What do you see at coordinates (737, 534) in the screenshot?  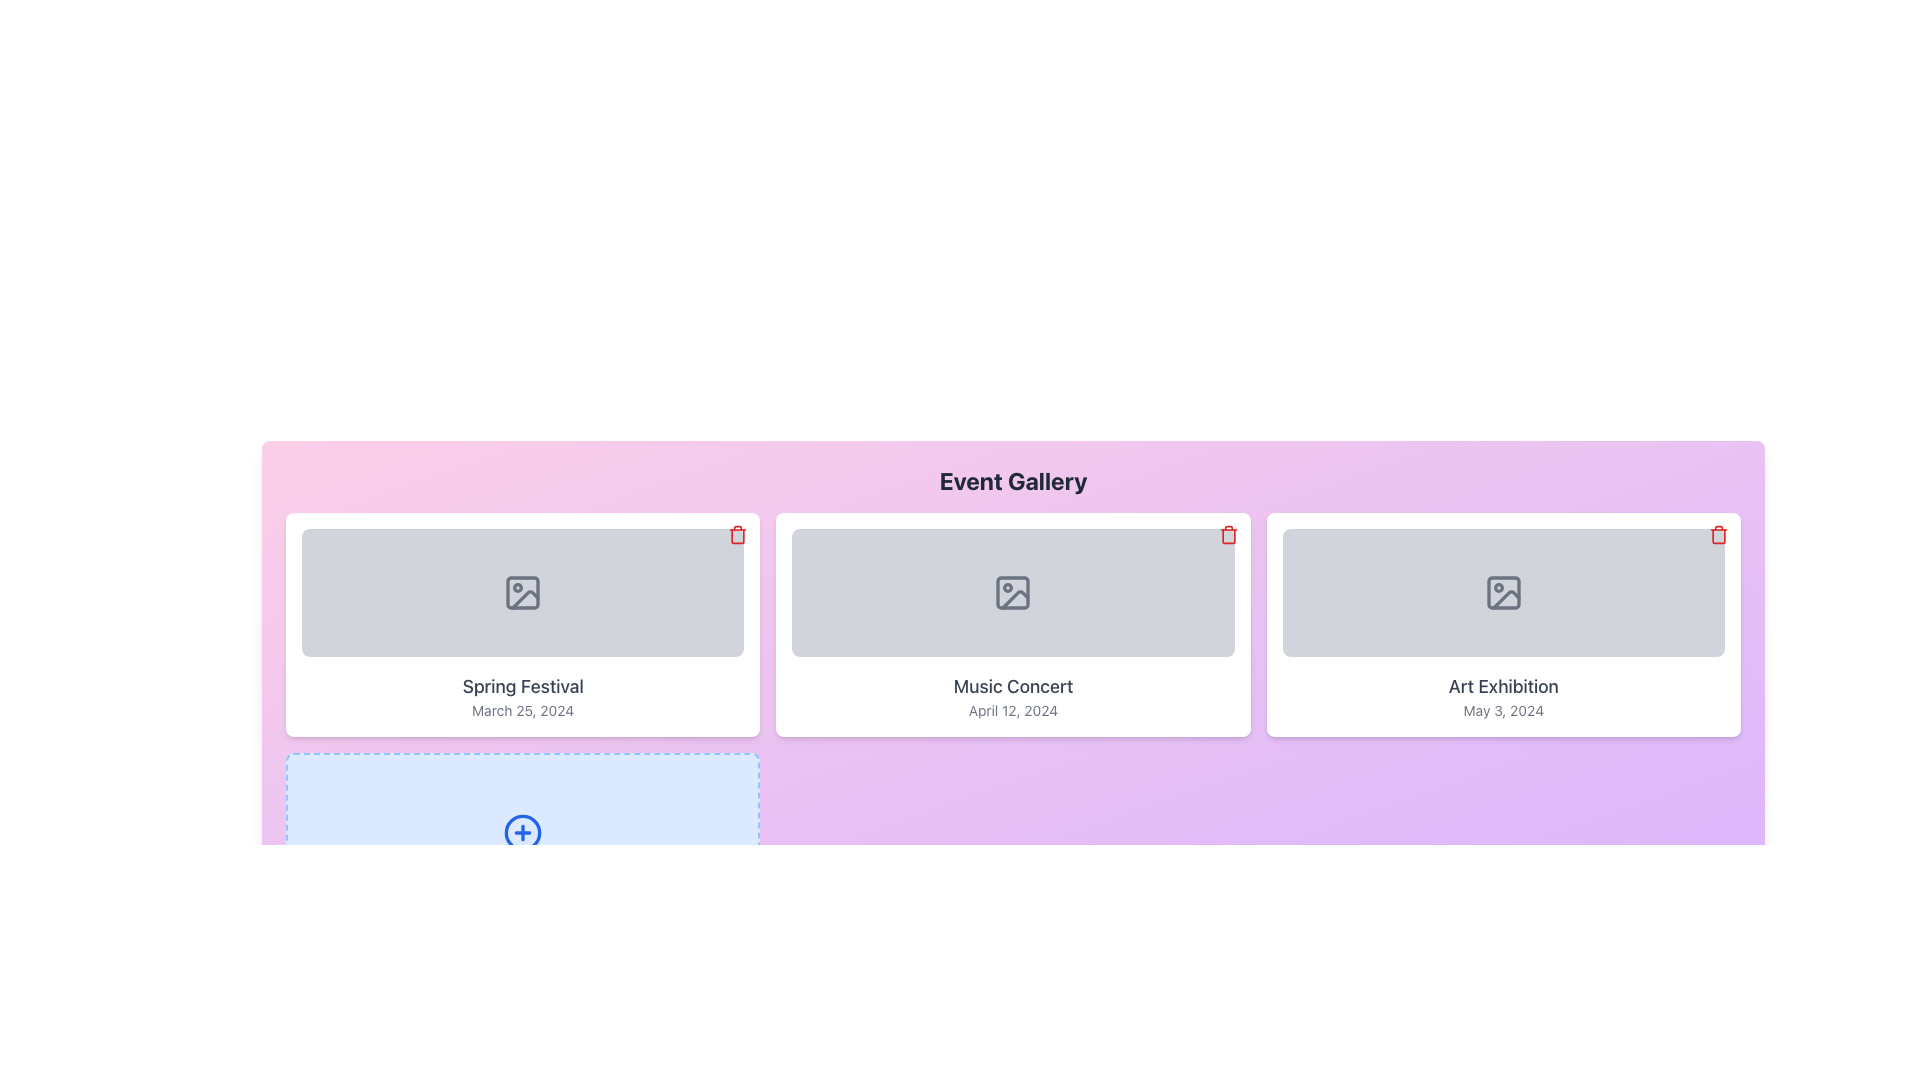 I see `the icon button at the top-right corner of the first event card to change its color, which allows users to delete or remove the associated event card` at bounding box center [737, 534].